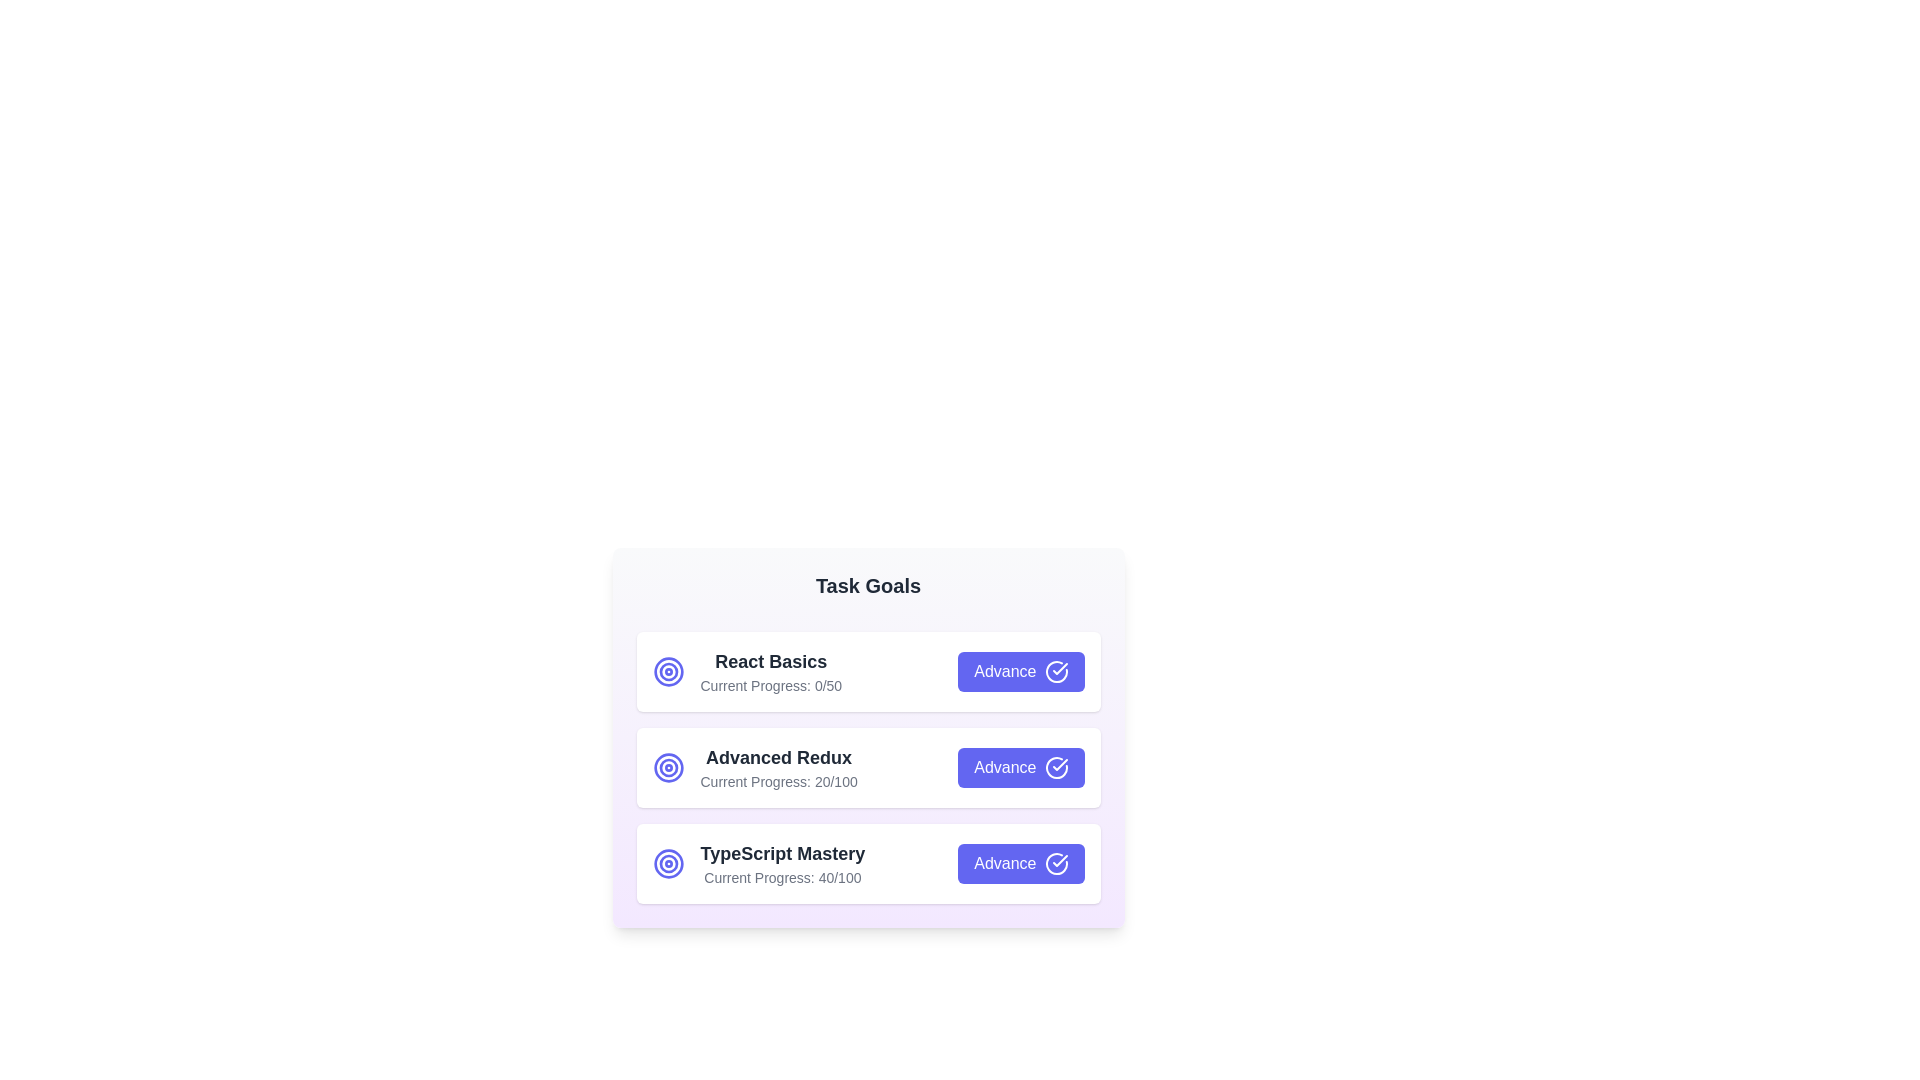 The width and height of the screenshot is (1920, 1080). What do you see at coordinates (668, 671) in the screenshot?
I see `the outermost circle of the target-like design in the 'React Basics' task icon, which is located to the left of the 'Advance' button` at bounding box center [668, 671].